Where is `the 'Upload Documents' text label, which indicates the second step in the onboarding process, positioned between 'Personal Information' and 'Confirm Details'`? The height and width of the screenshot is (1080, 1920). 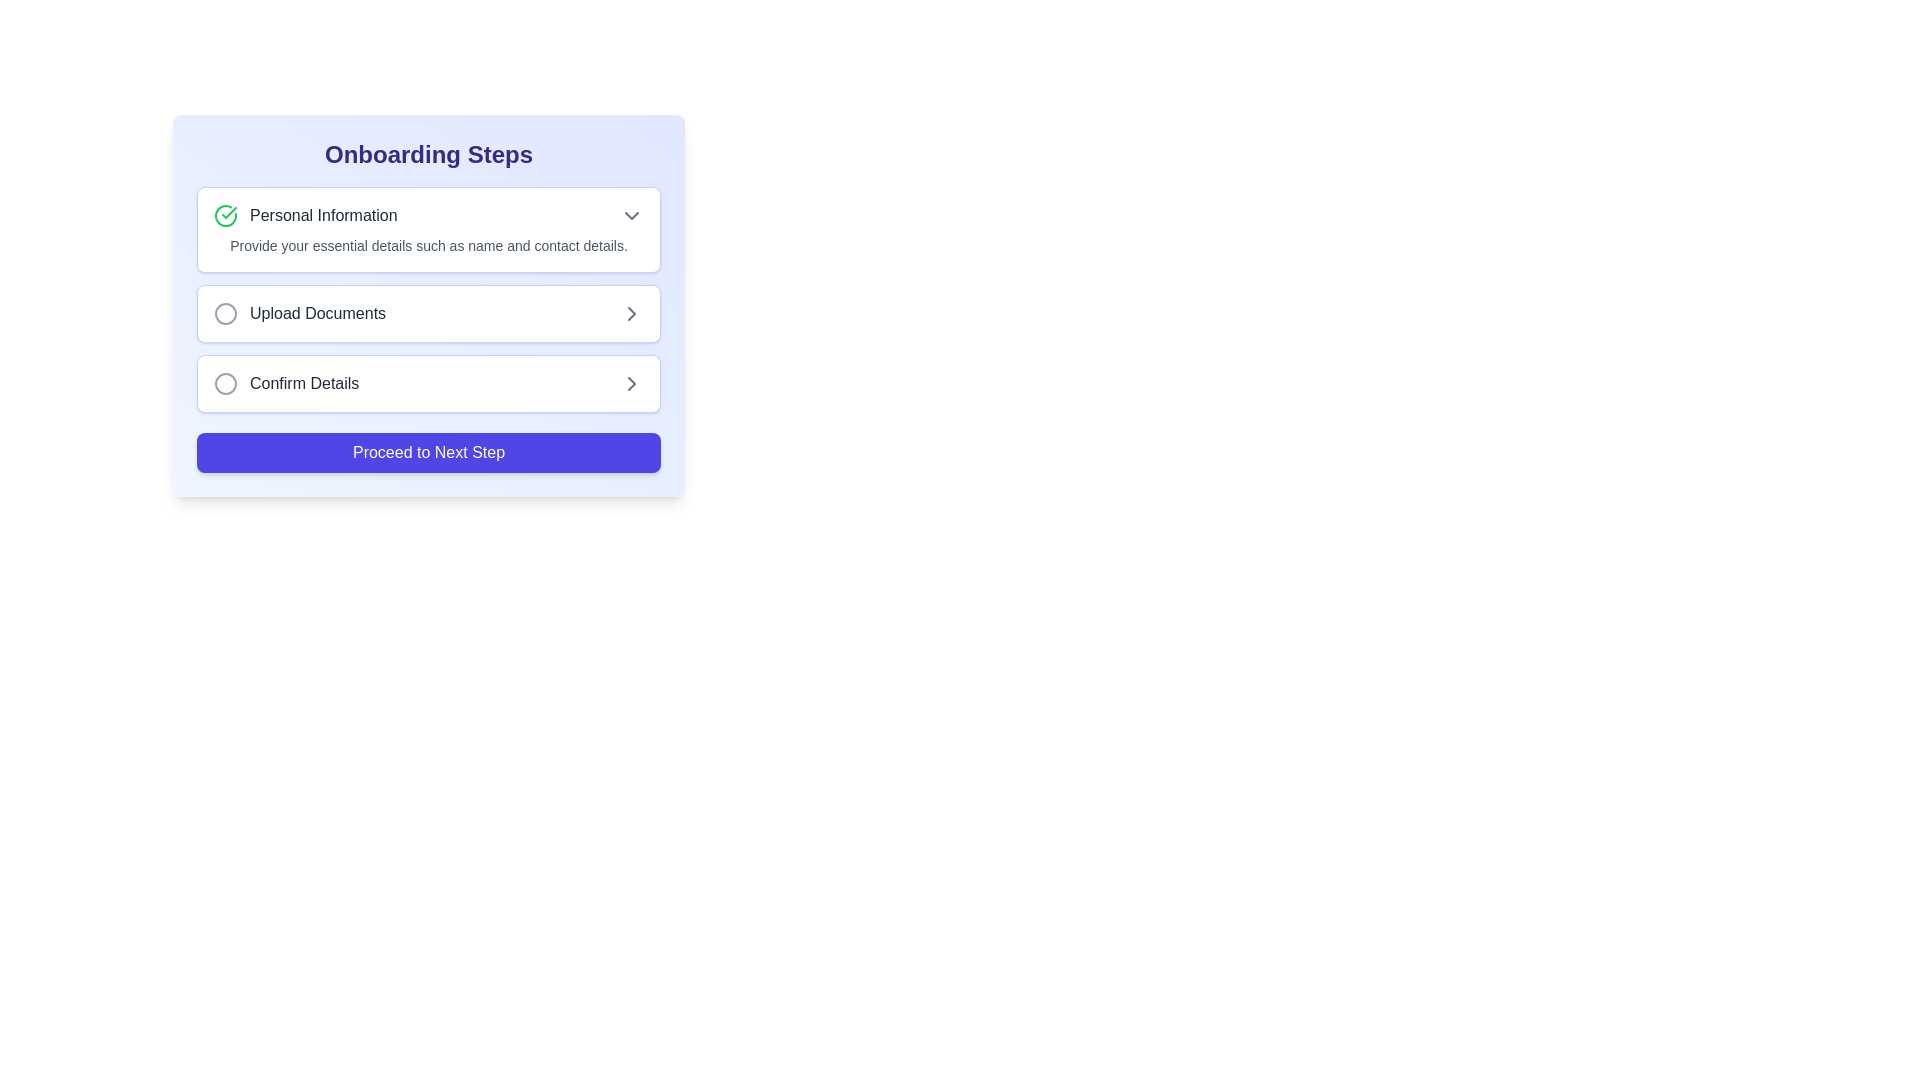
the 'Upload Documents' text label, which indicates the second step in the onboarding process, positioned between 'Personal Information' and 'Confirm Details' is located at coordinates (316, 313).